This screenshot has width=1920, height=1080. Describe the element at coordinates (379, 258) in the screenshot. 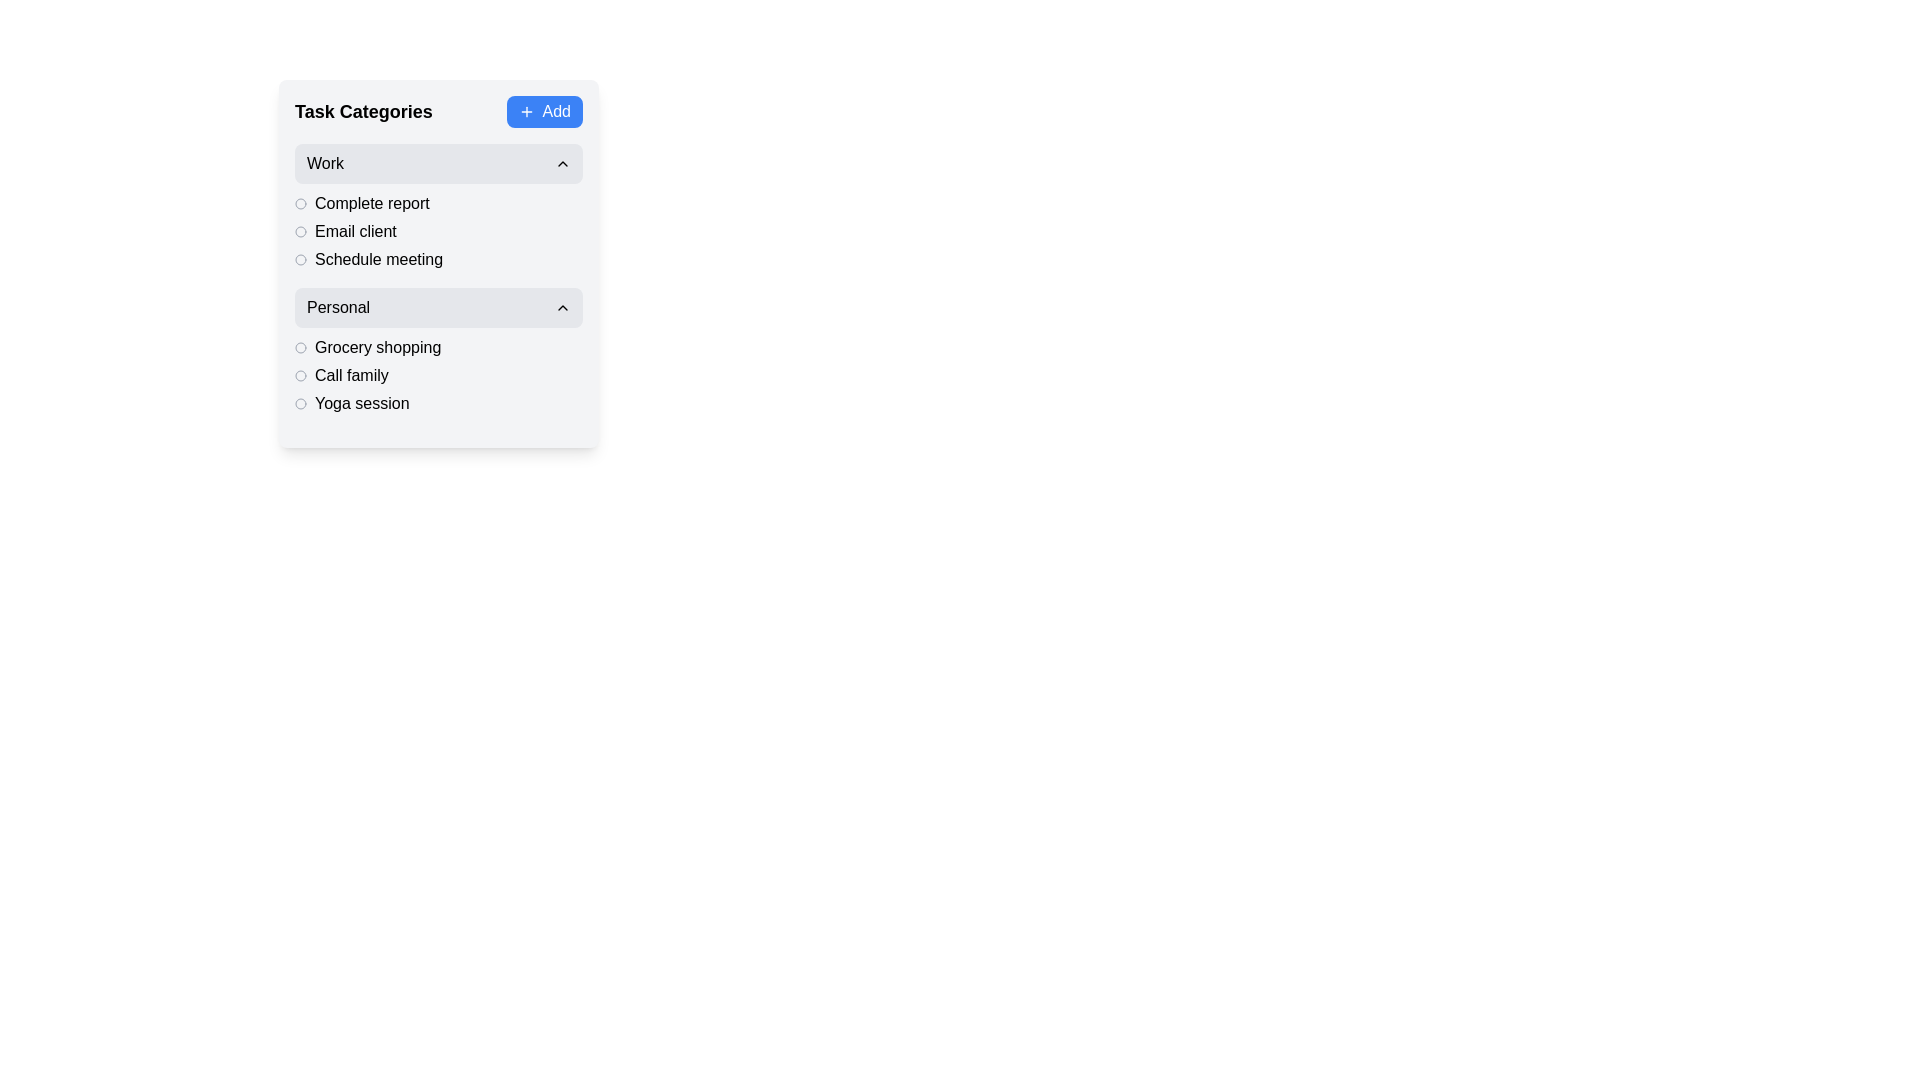

I see `the text label that reads 'Schedule meeting', which is the third item under the 'Work' category in the 'Task Categories' section` at that location.